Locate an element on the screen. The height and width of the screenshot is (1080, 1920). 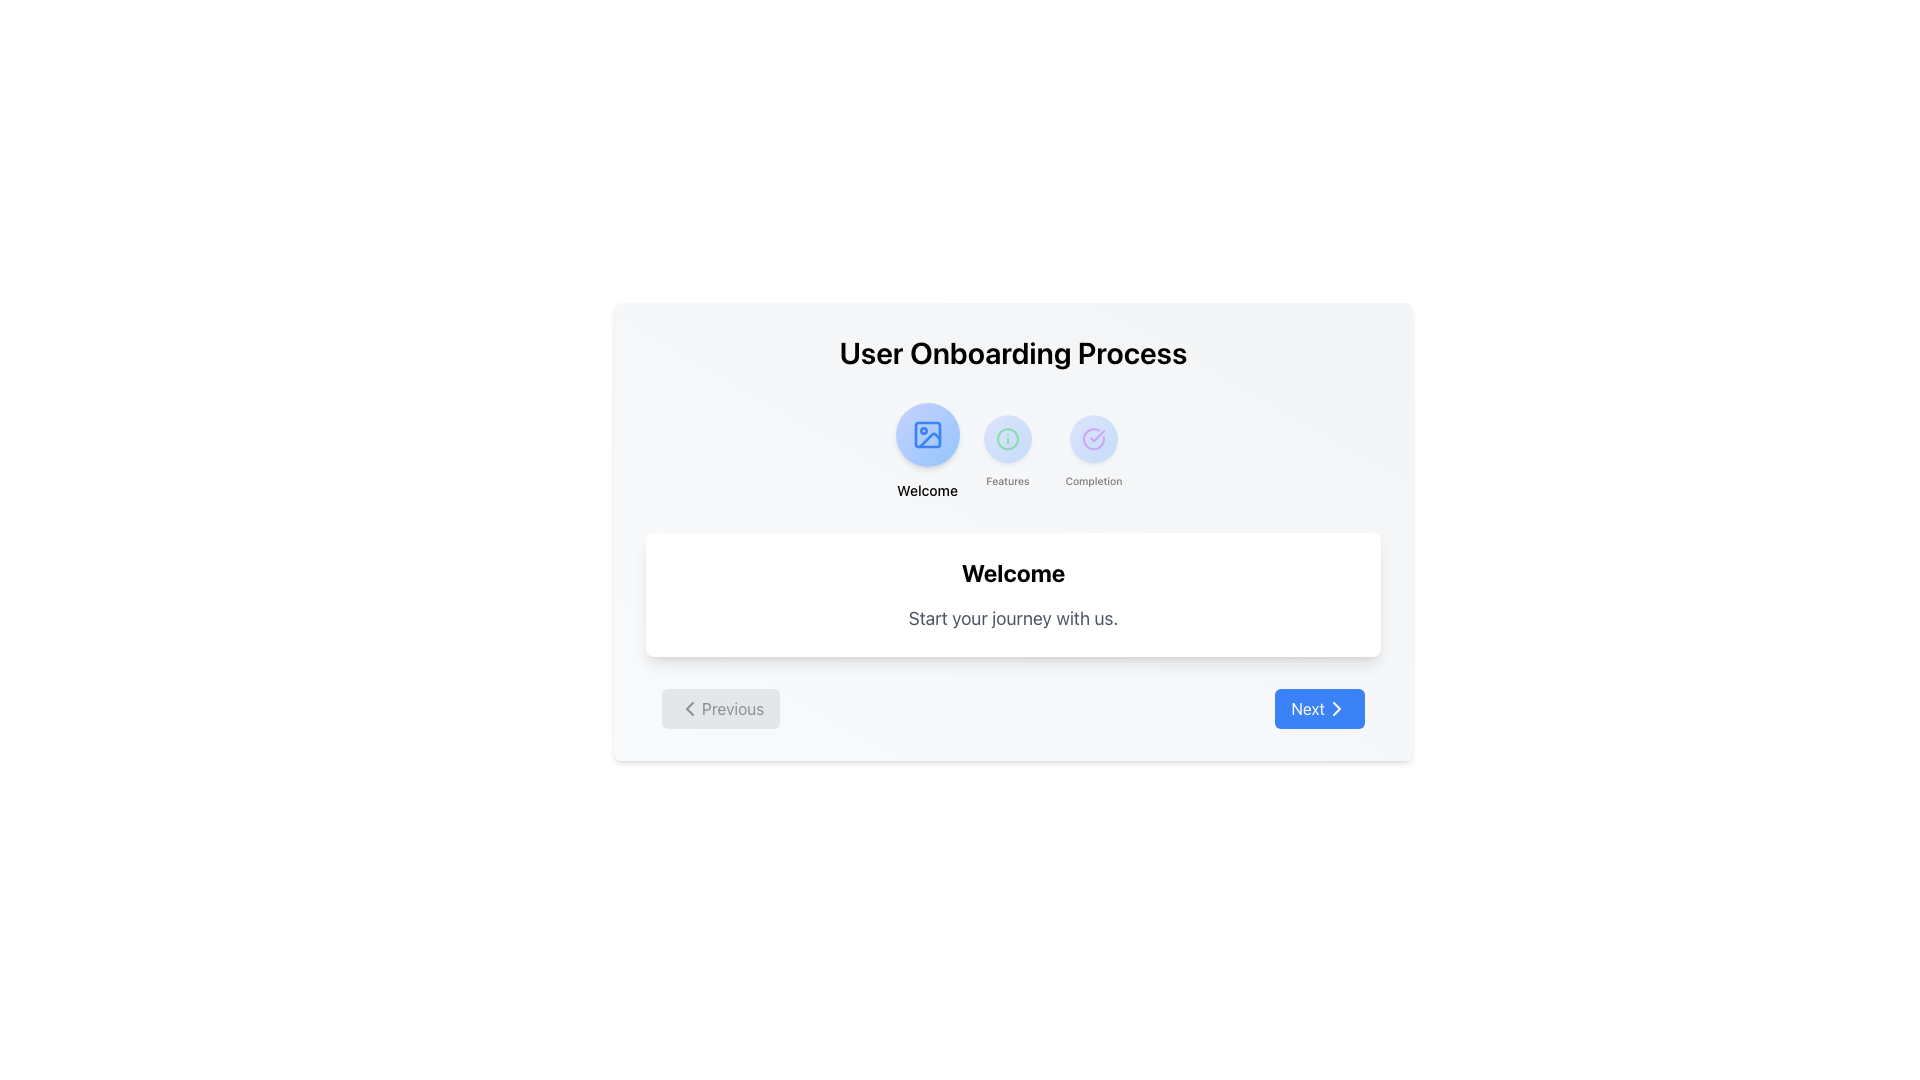
the 'Features' icon in the user onboarding process is located at coordinates (1007, 438).